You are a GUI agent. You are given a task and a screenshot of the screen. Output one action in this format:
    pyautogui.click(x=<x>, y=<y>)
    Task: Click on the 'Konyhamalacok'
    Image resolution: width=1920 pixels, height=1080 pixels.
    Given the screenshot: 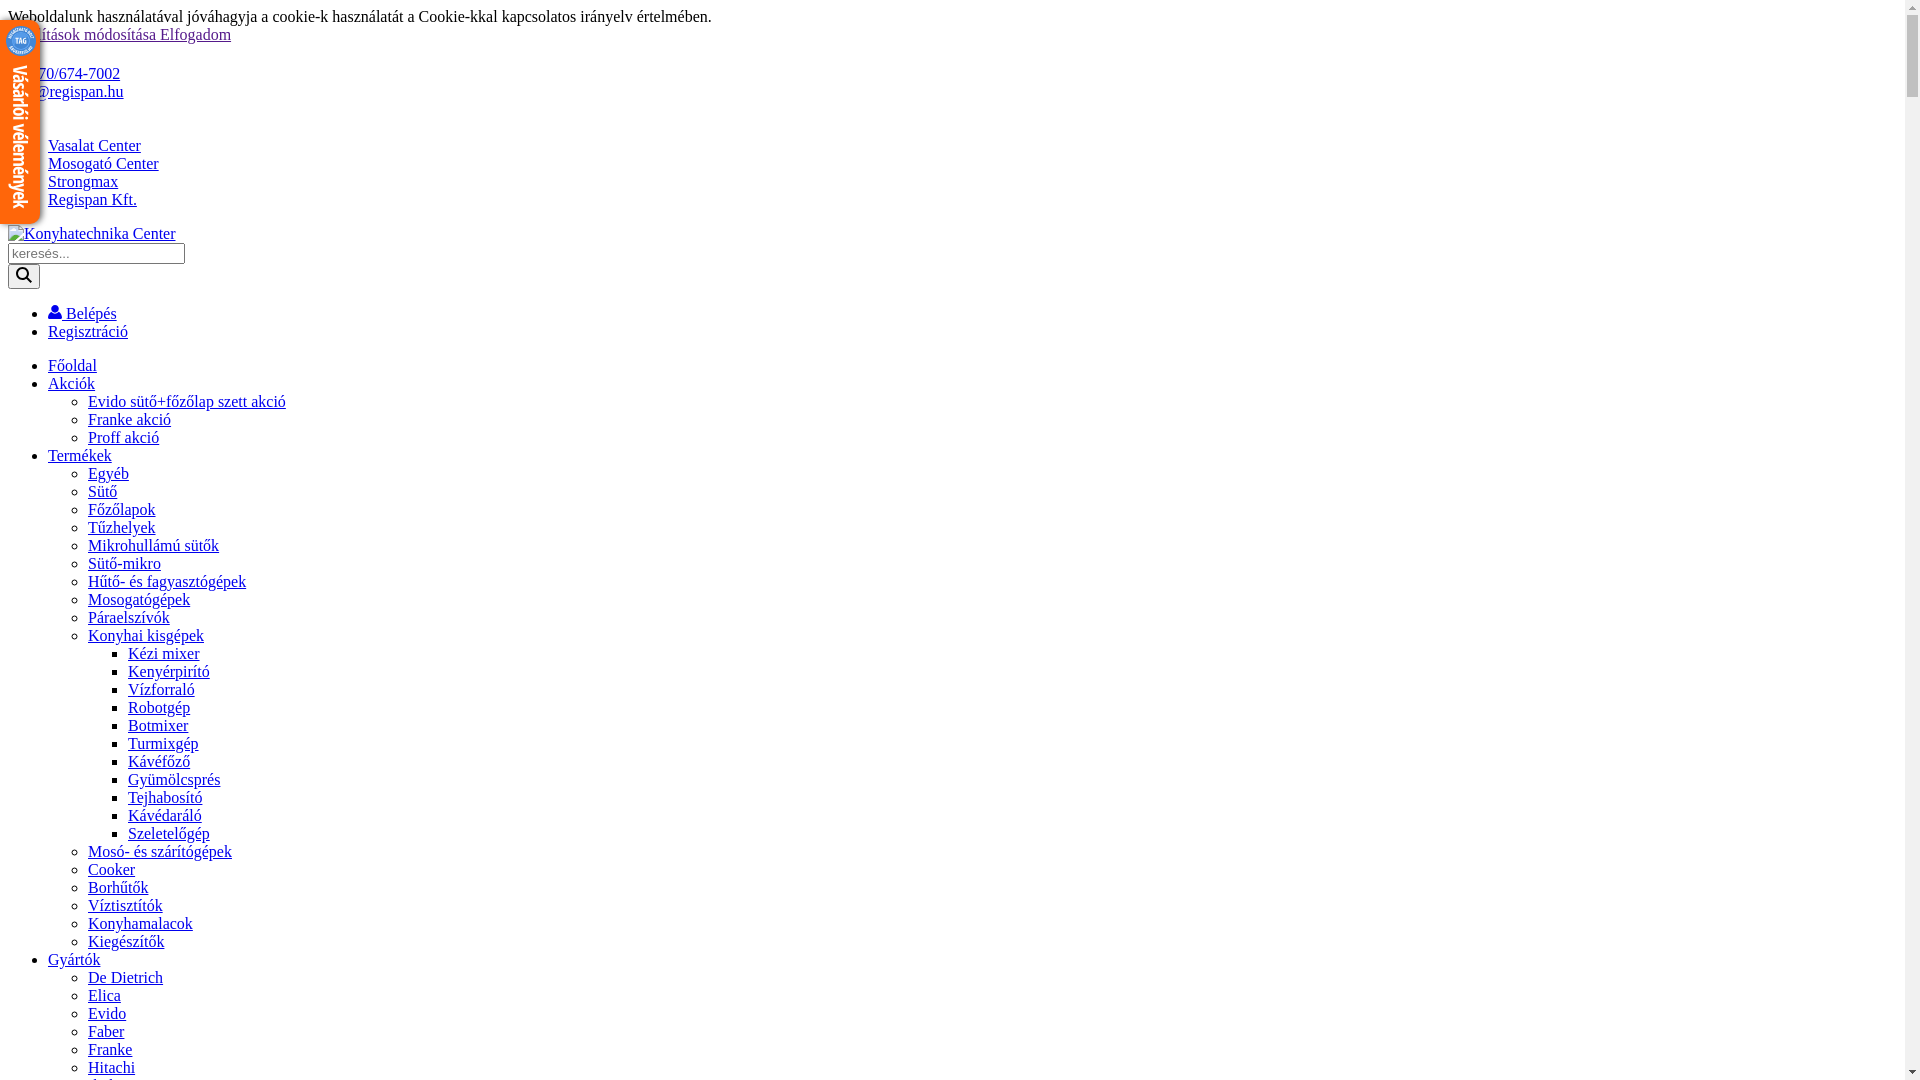 What is the action you would take?
    pyautogui.click(x=139, y=923)
    